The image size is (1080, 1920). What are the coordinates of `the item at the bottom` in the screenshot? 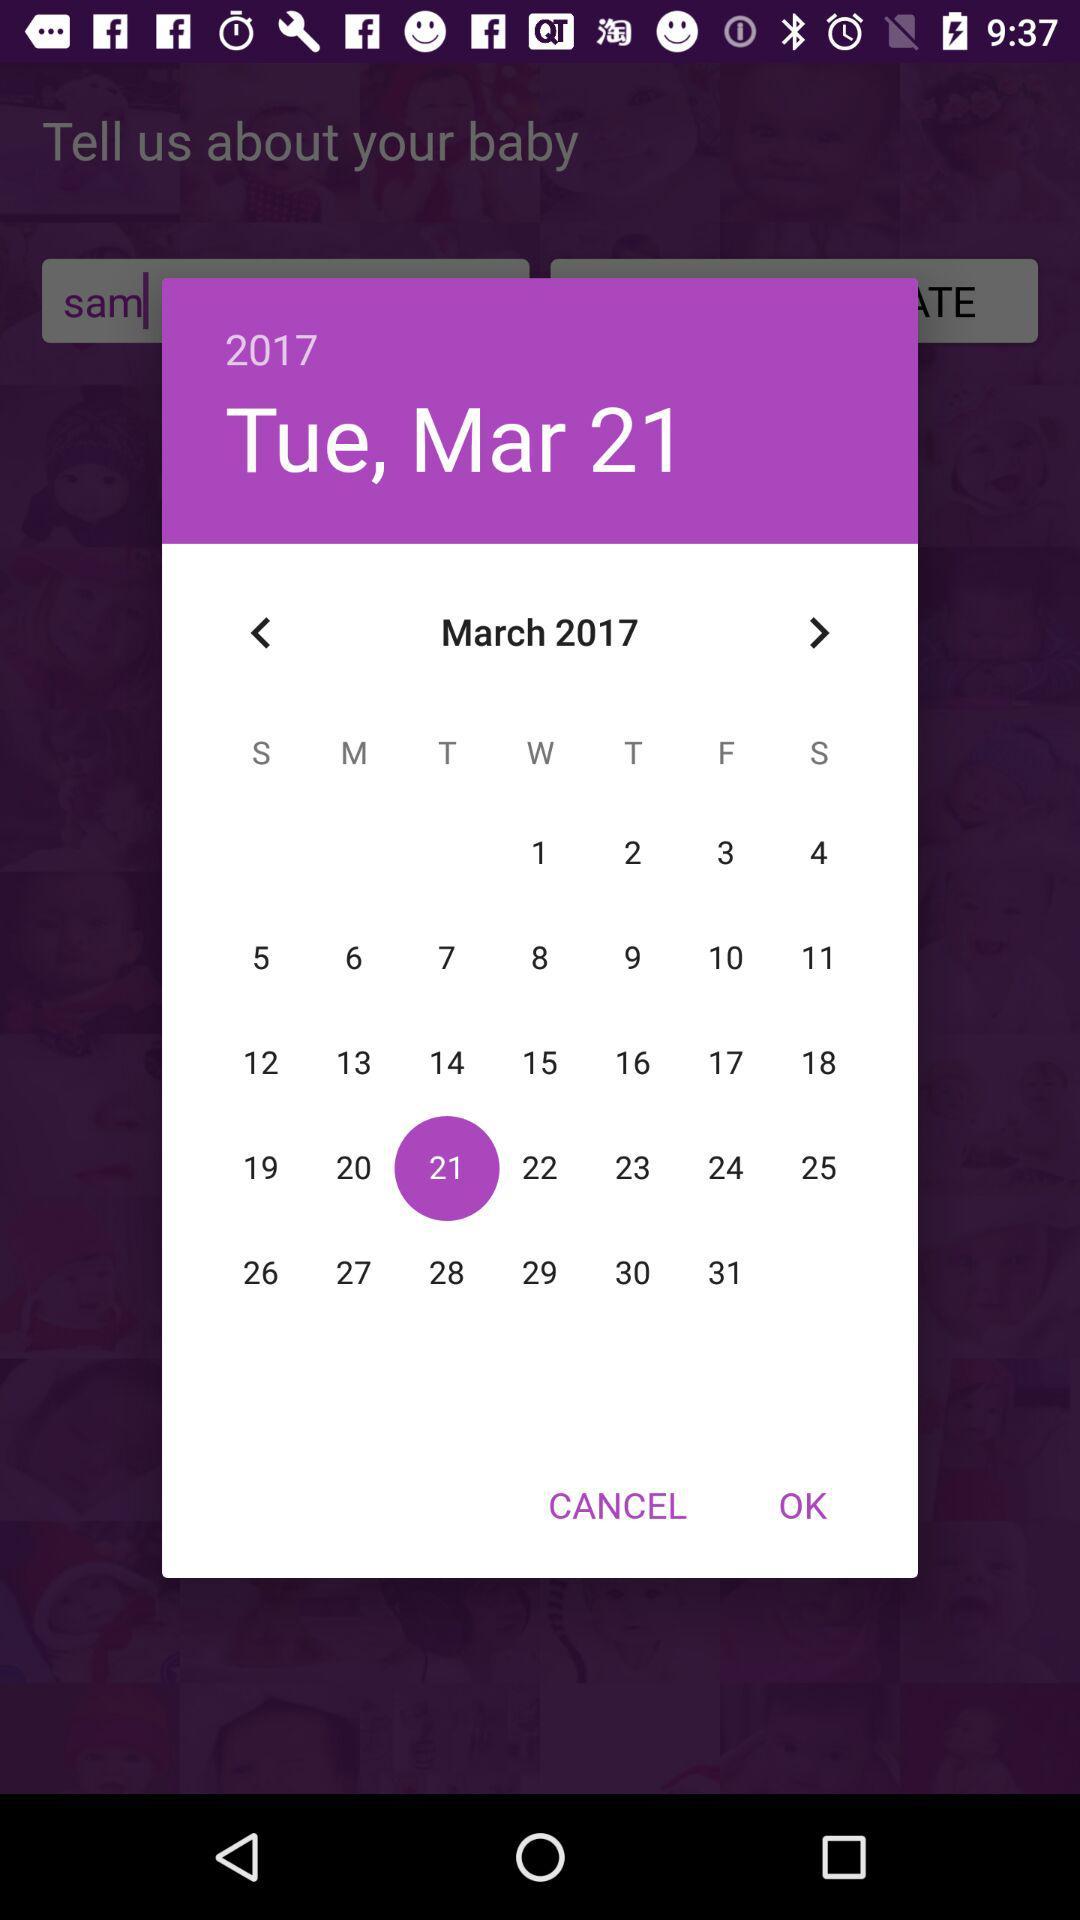 It's located at (616, 1504).